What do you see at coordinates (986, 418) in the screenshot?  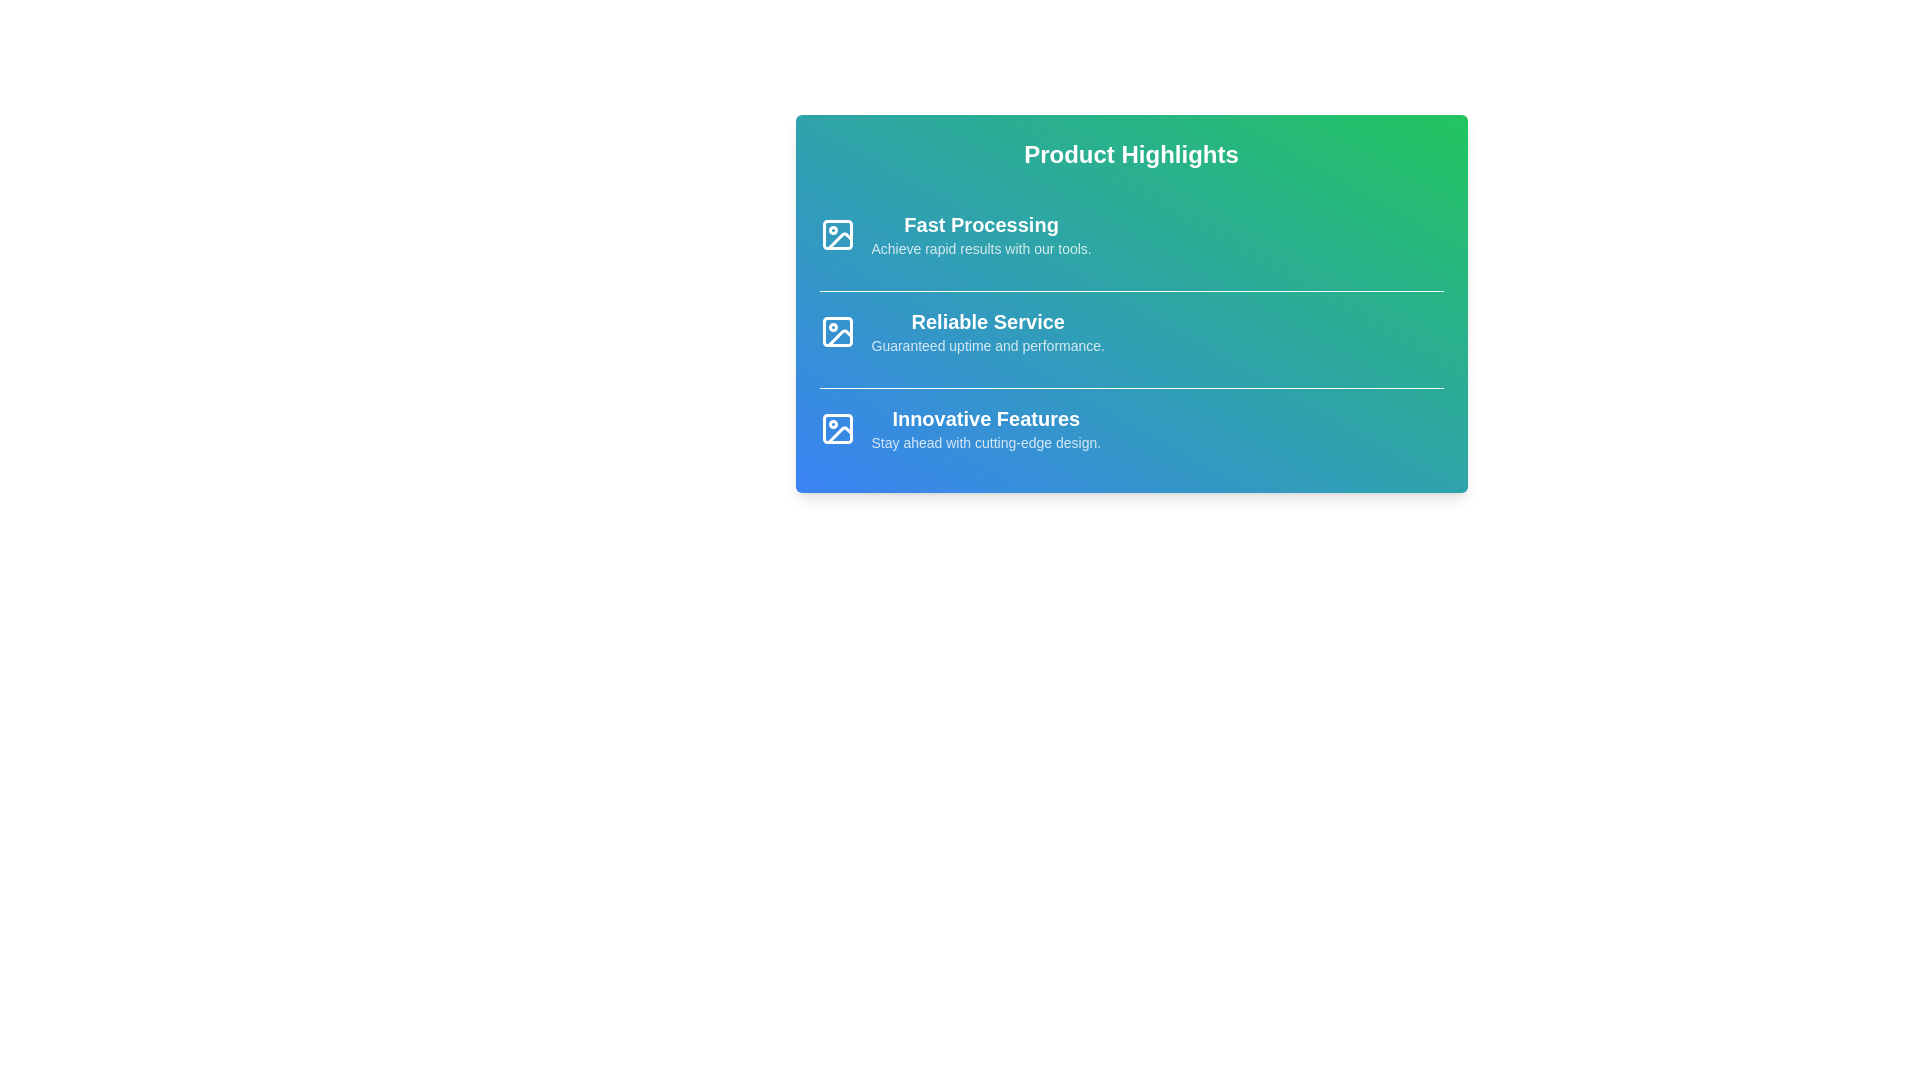 I see `text block titled 'Innovative Features' located in the 'Product Highlights' section, positioned above the text 'Stay ahead with cutting-edge design.'` at bounding box center [986, 418].